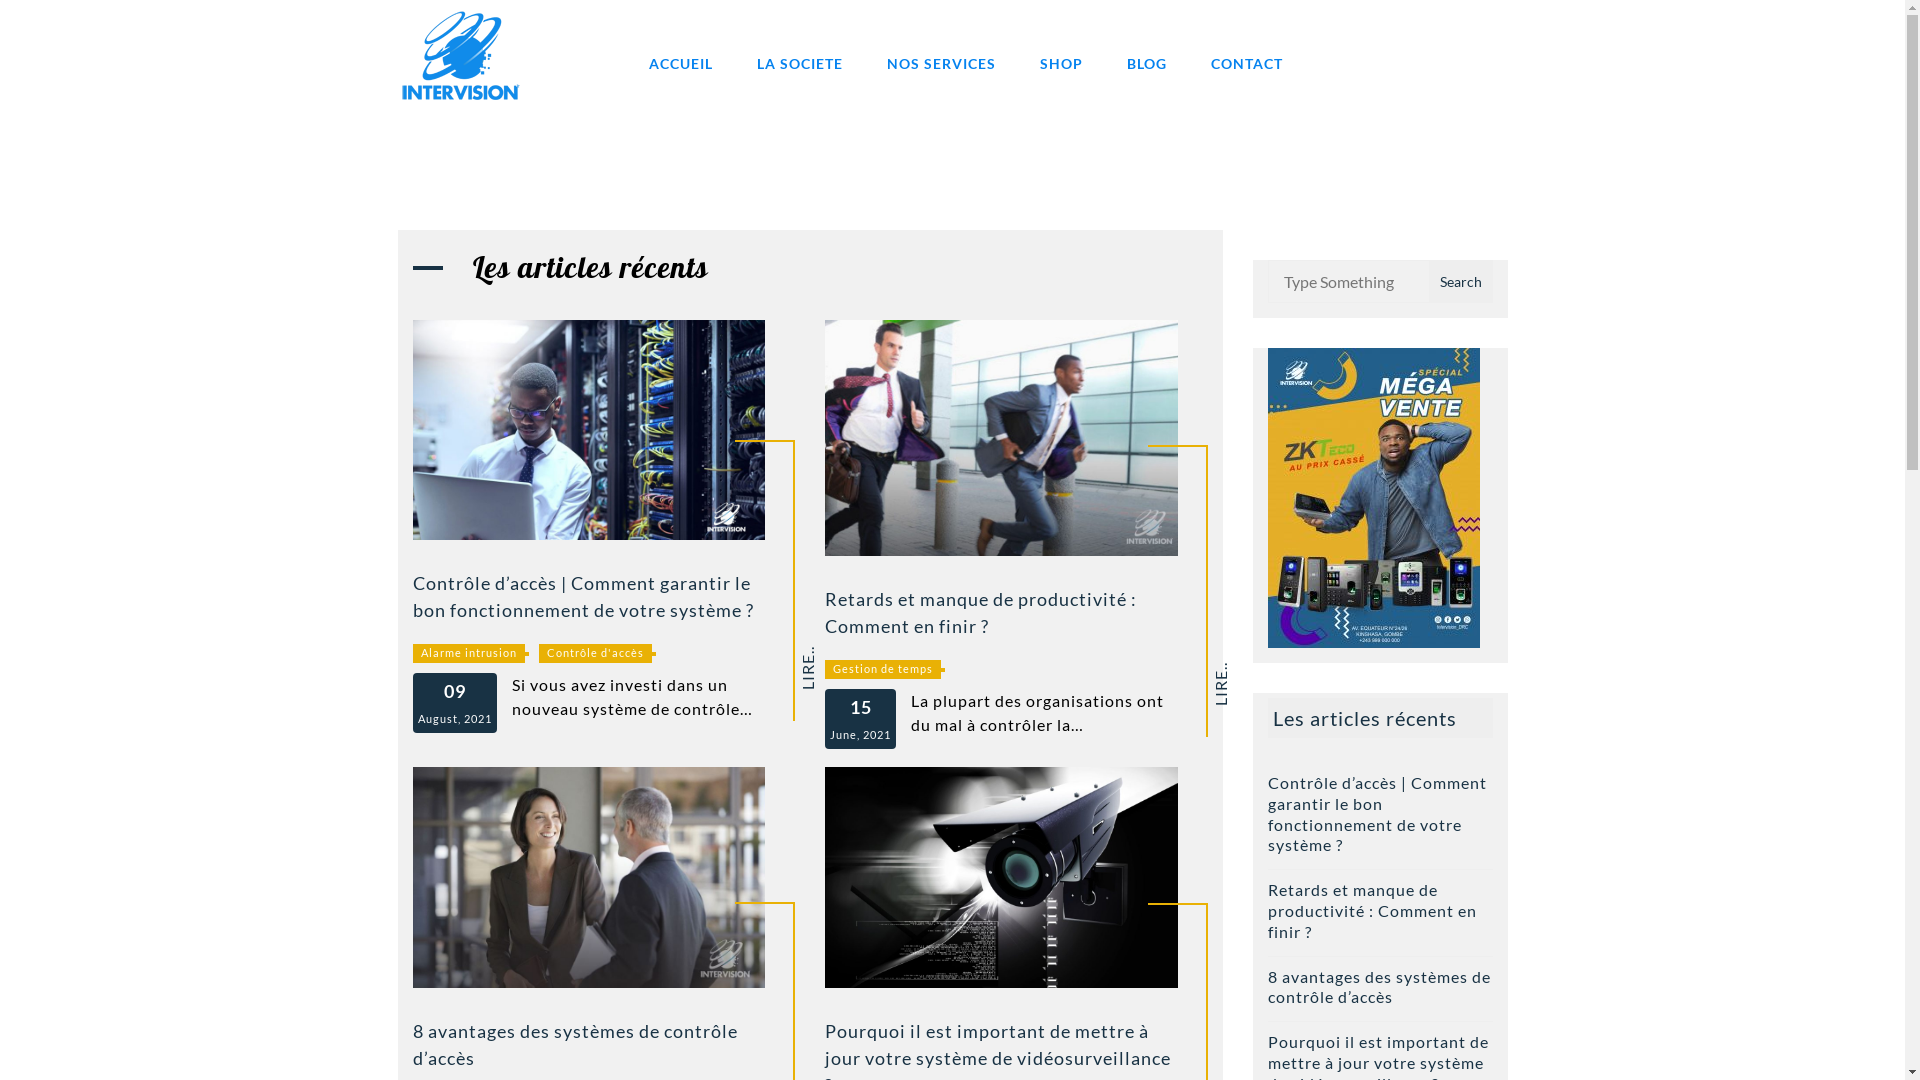  What do you see at coordinates (1104, 62) in the screenshot?
I see `'BLOG'` at bounding box center [1104, 62].